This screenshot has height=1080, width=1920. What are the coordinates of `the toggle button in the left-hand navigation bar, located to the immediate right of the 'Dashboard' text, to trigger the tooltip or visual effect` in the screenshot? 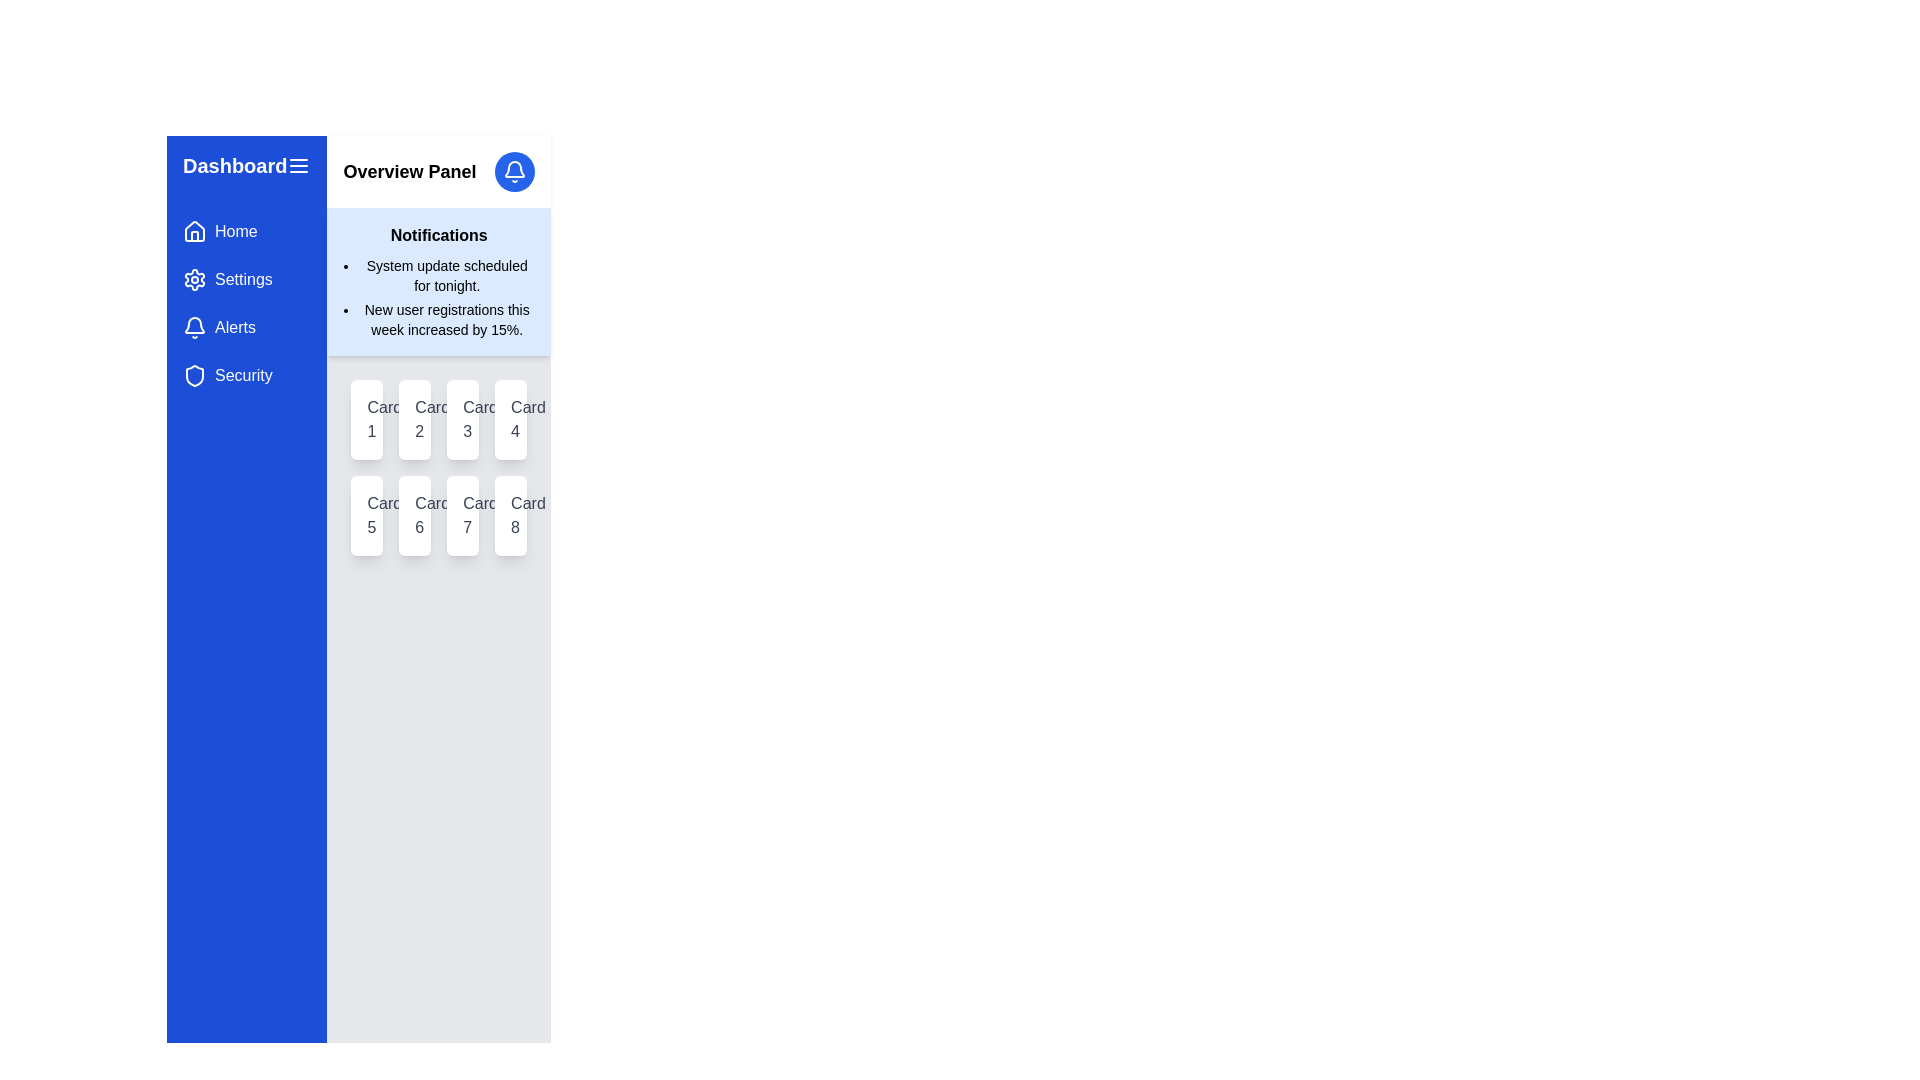 It's located at (298, 164).